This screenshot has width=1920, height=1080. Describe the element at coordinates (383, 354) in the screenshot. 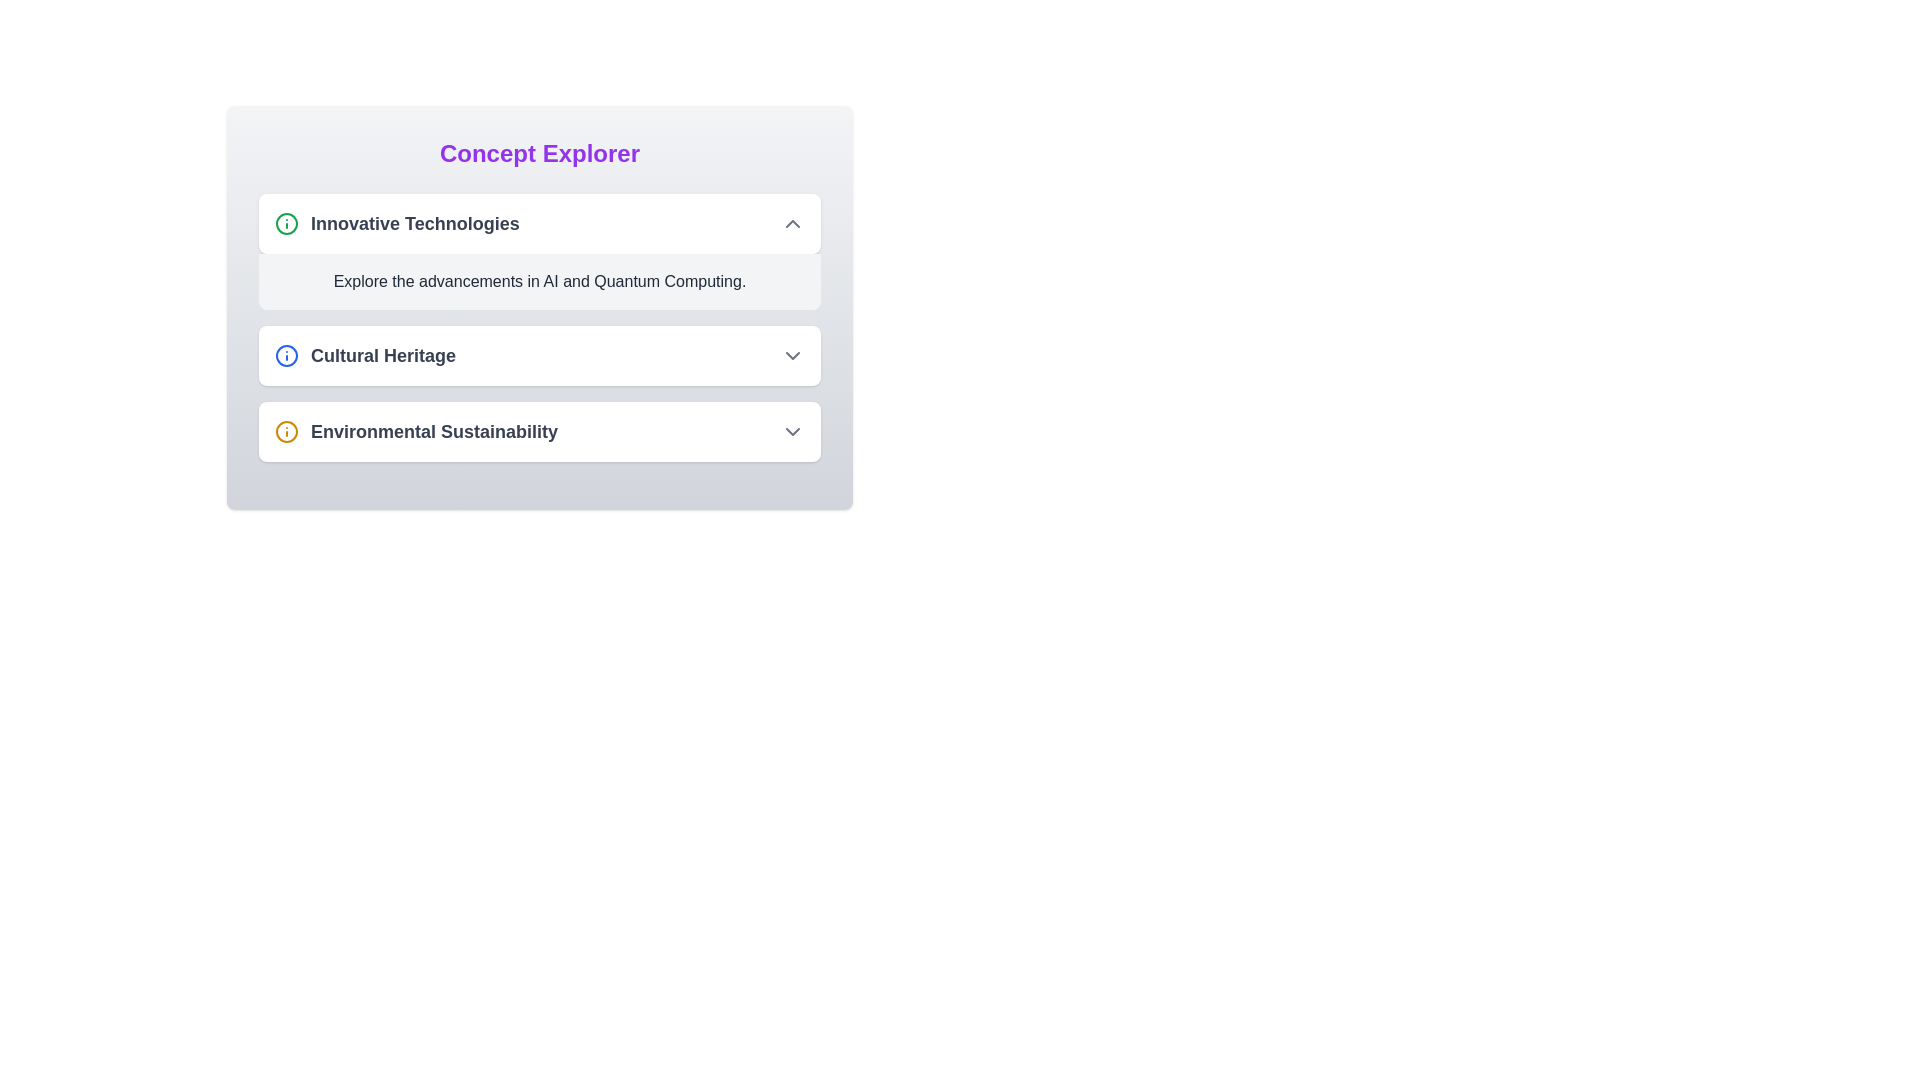

I see `the 'Cultural Heritage' text label styled in gray, located within the Concept Explorer section next to the information icon` at that location.